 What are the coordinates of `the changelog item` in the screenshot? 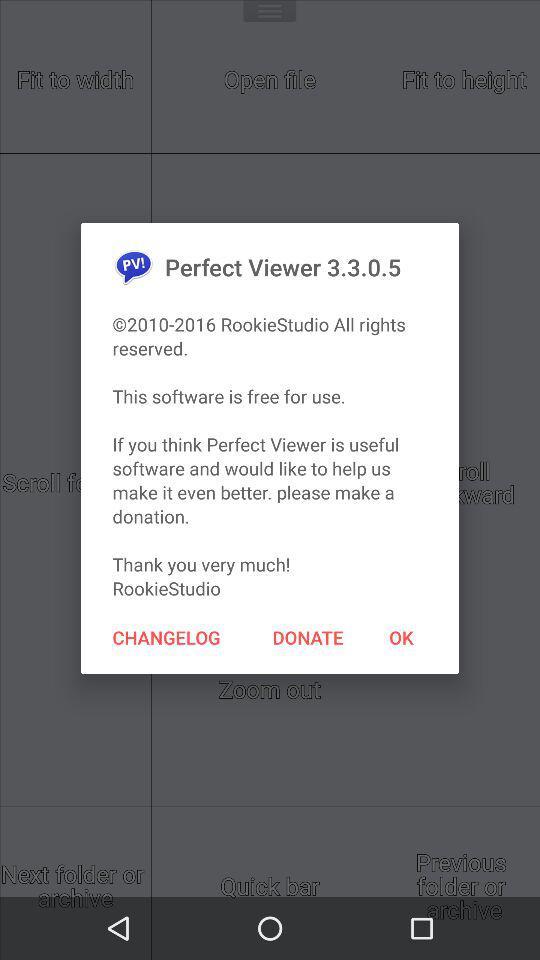 It's located at (165, 636).